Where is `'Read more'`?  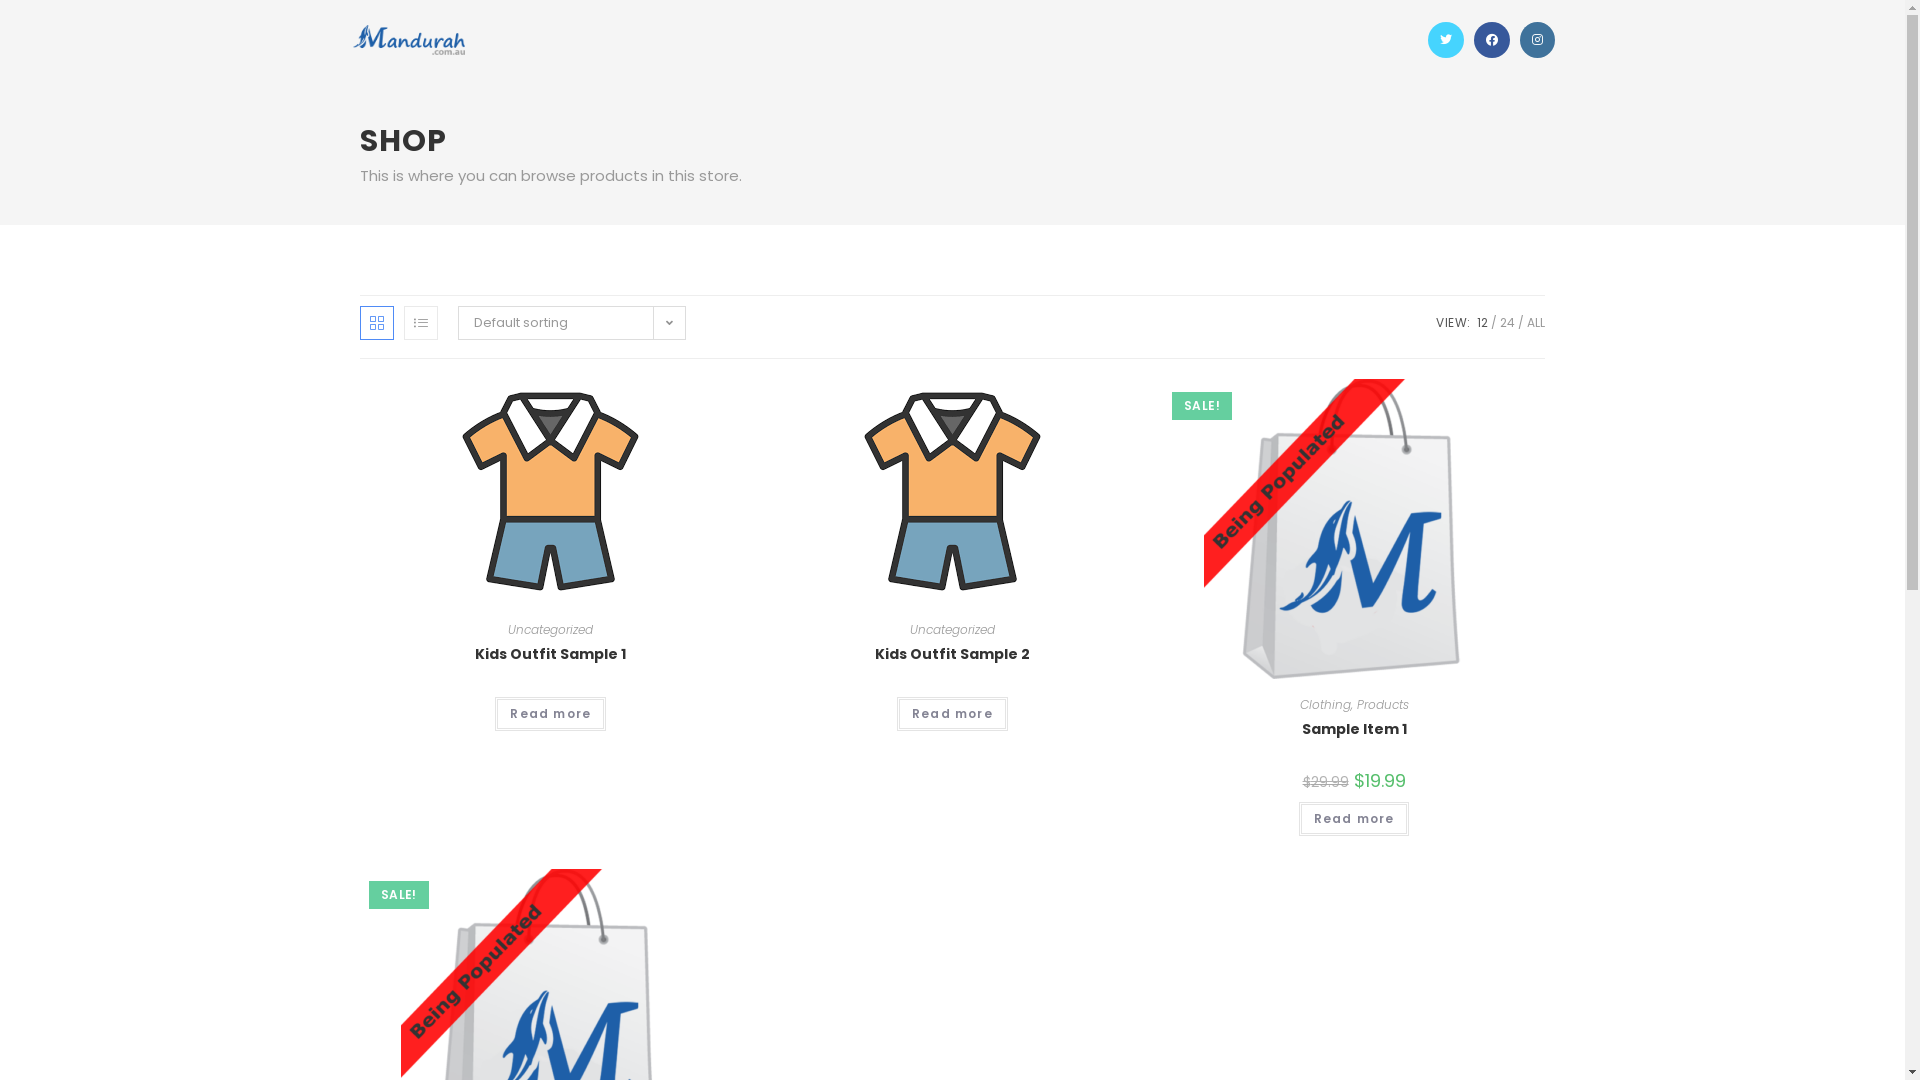 'Read more' is located at coordinates (550, 712).